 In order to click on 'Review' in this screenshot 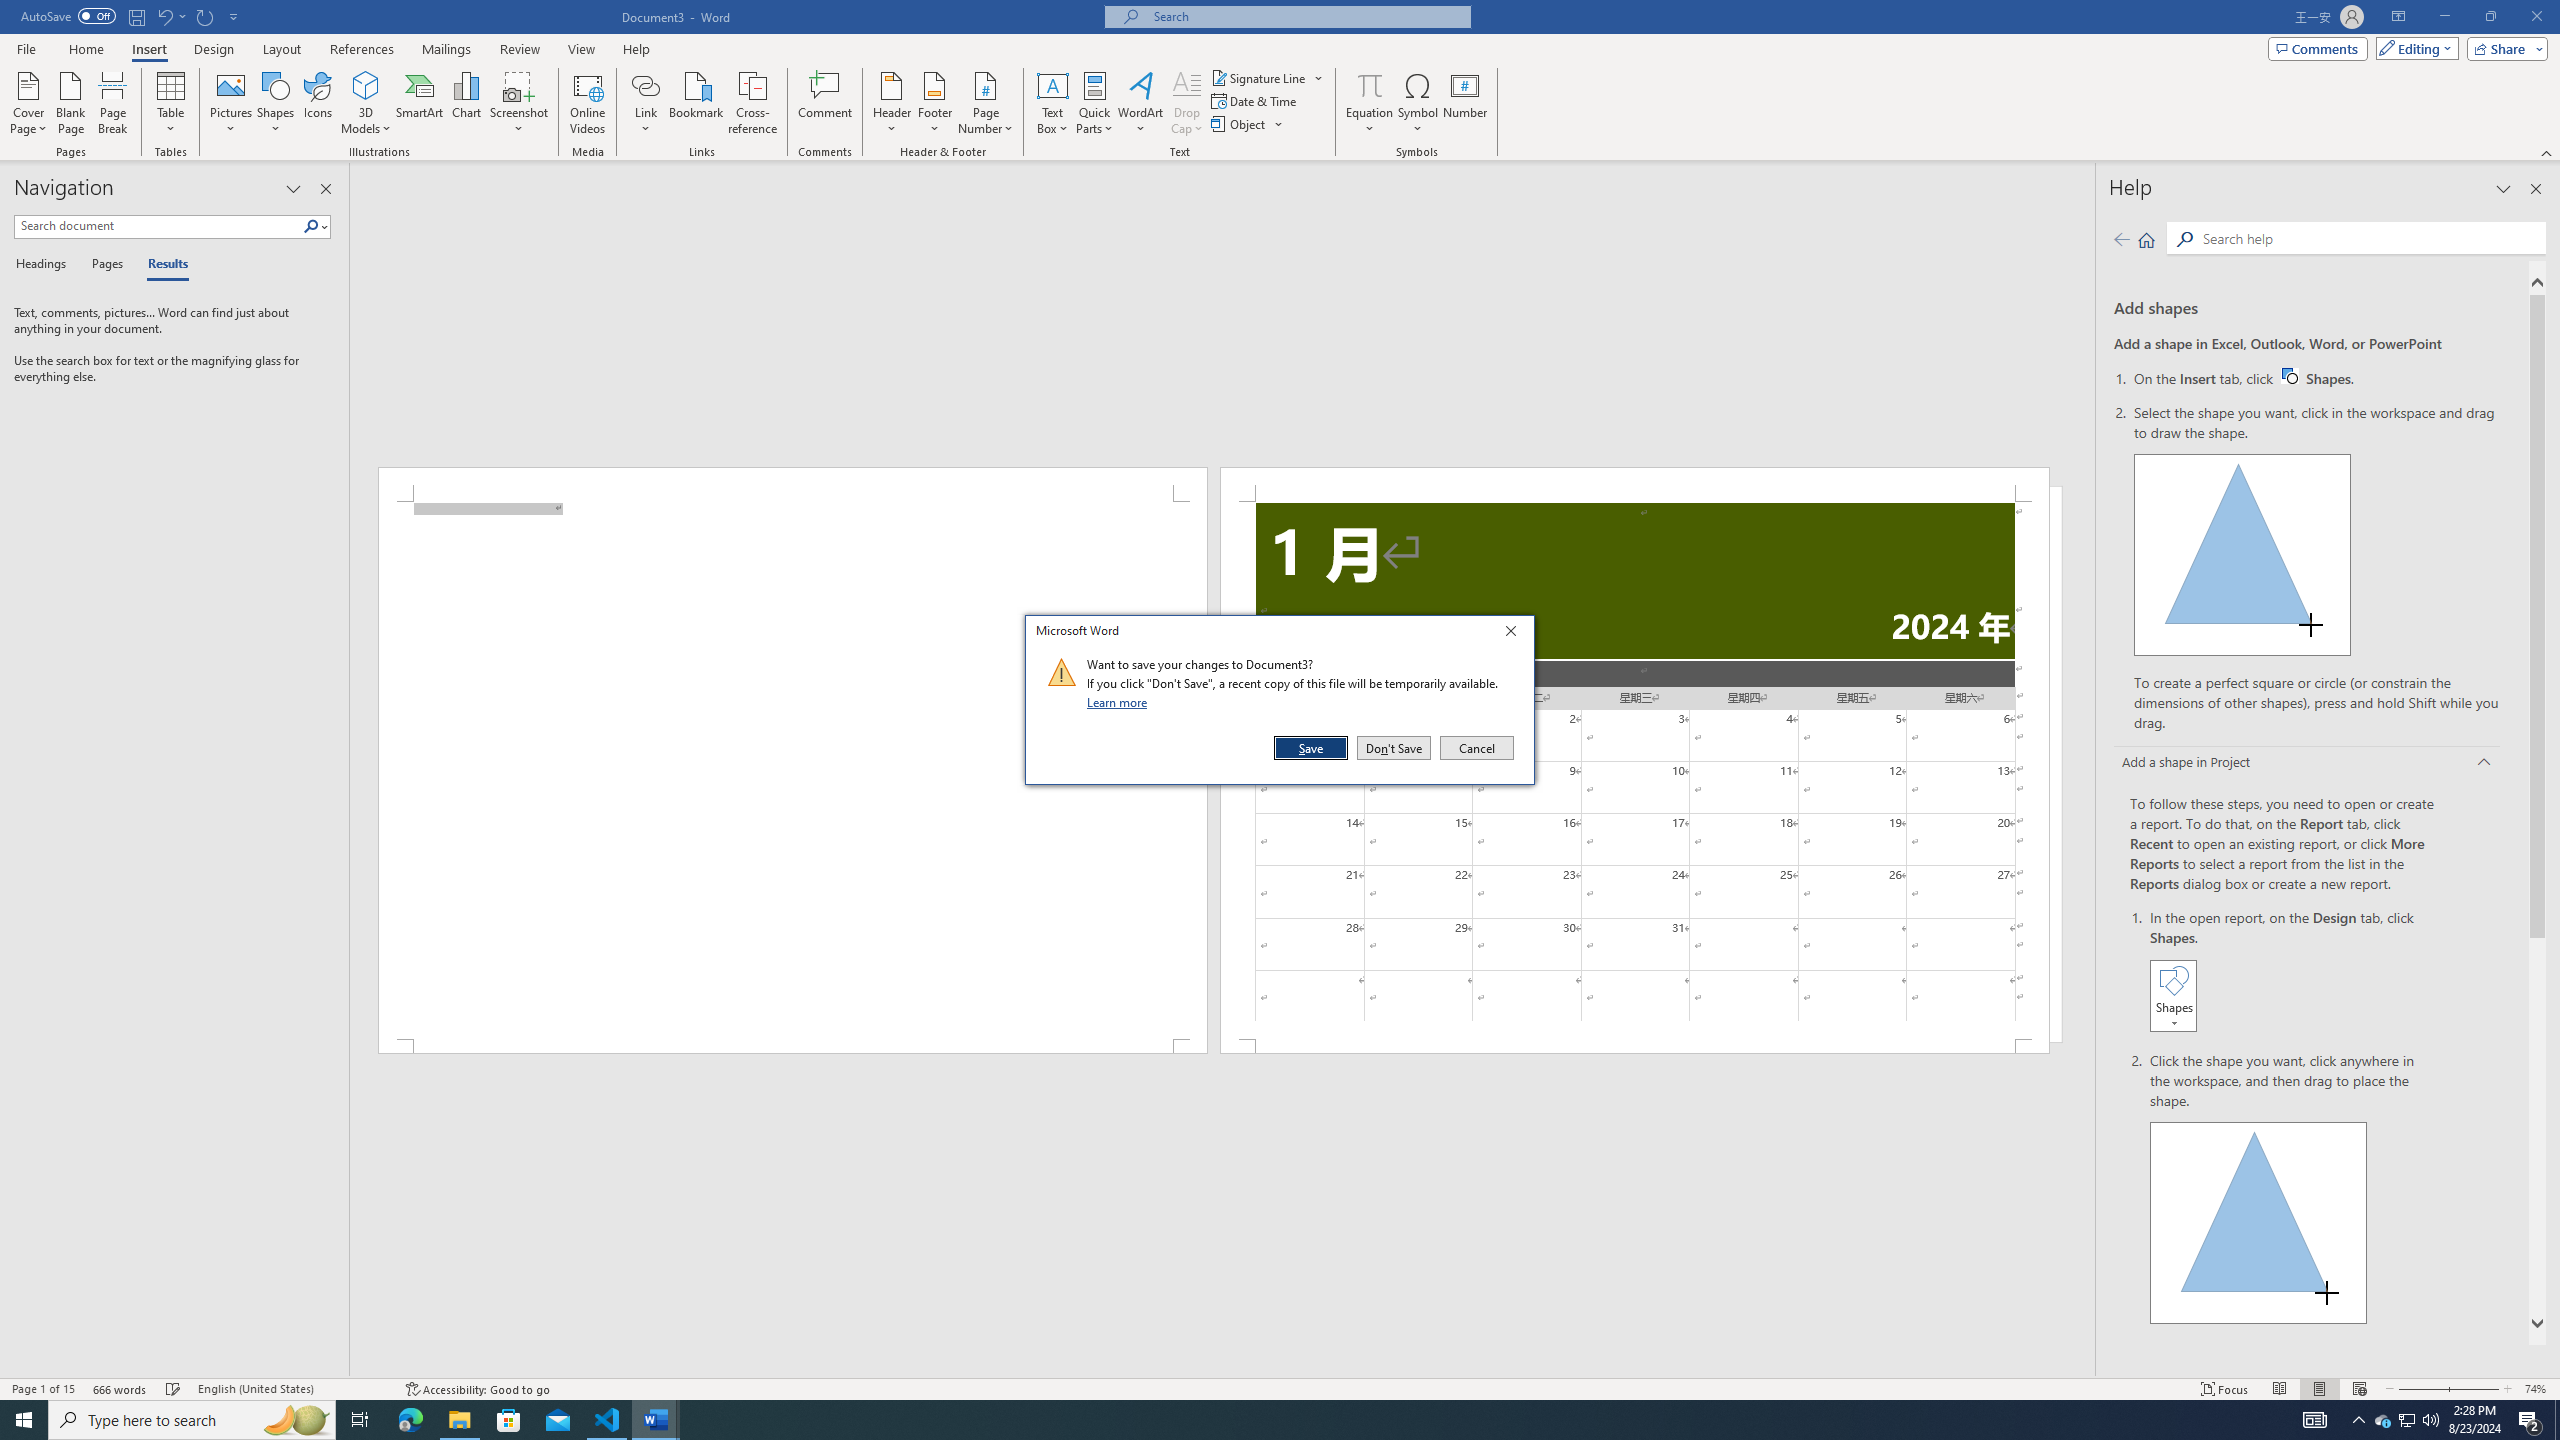, I will do `click(518, 49)`.